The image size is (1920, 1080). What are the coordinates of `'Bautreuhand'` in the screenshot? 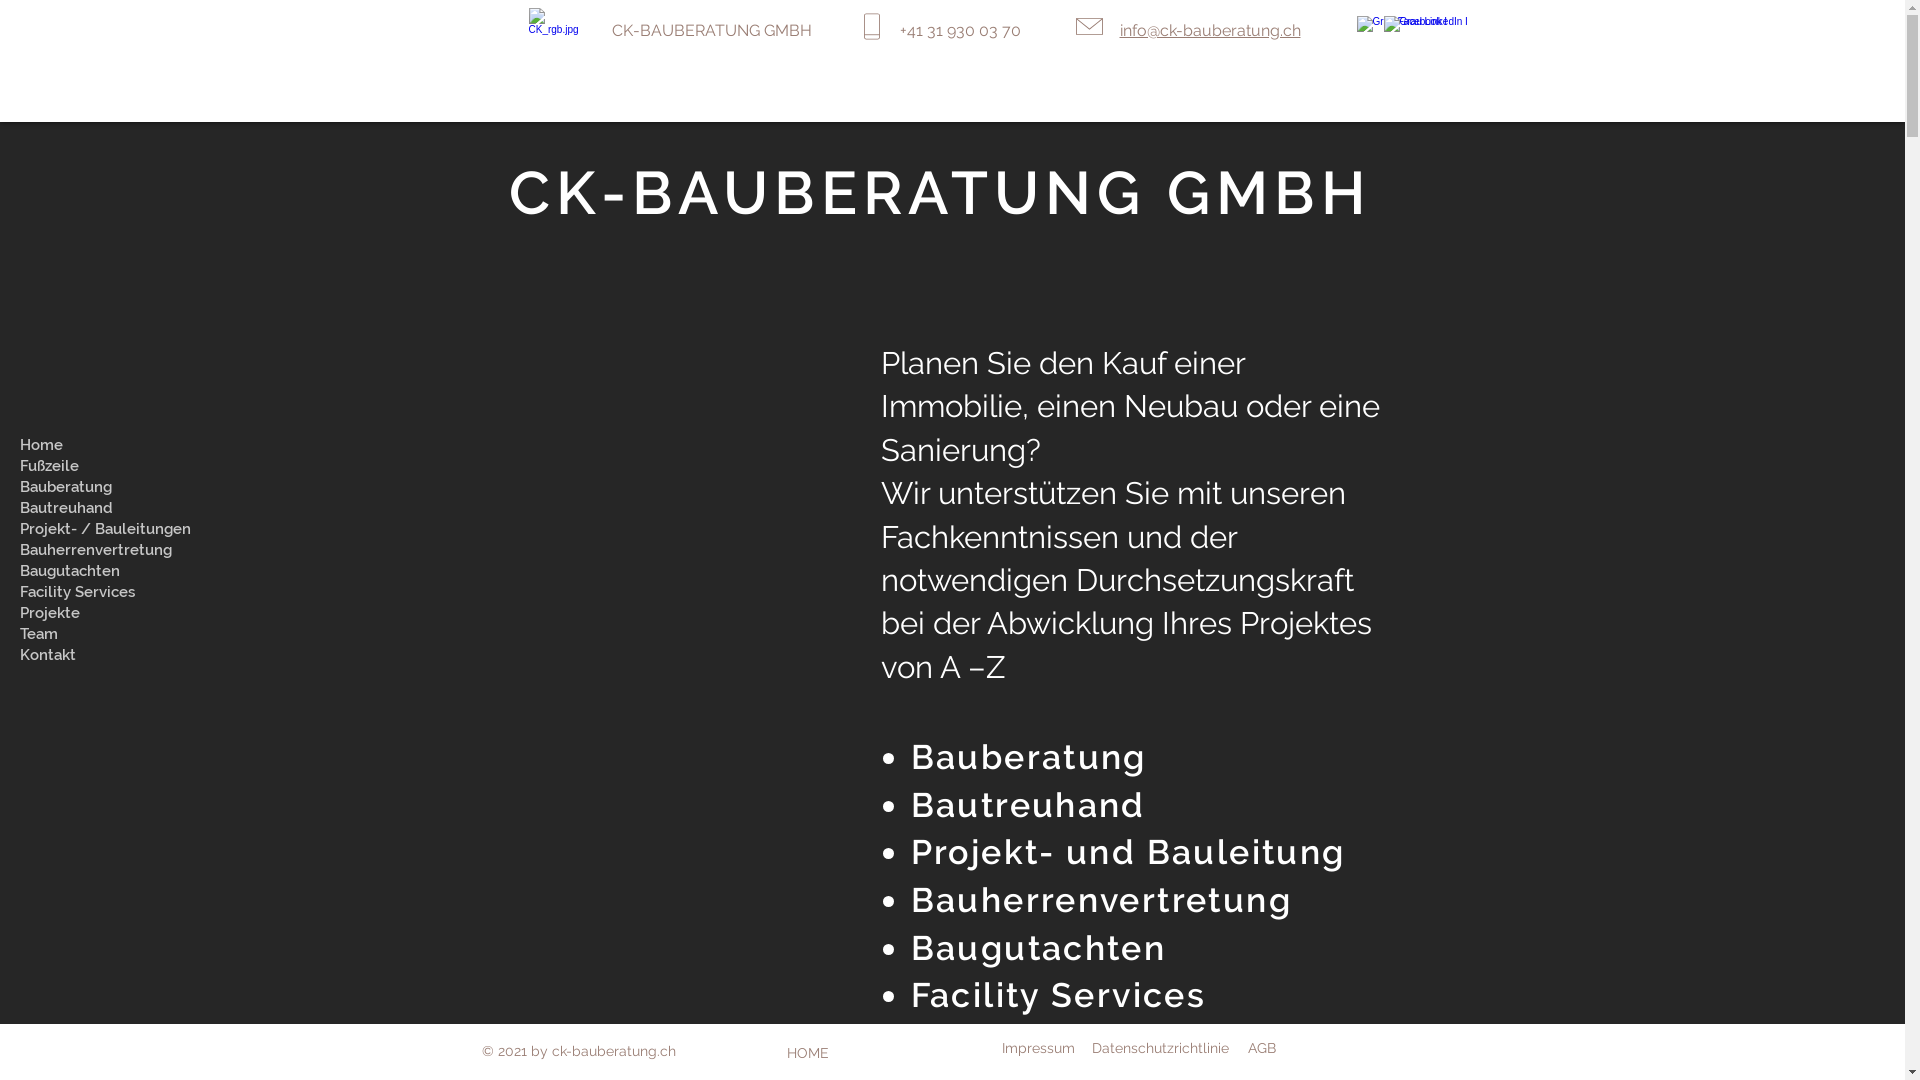 It's located at (1028, 804).